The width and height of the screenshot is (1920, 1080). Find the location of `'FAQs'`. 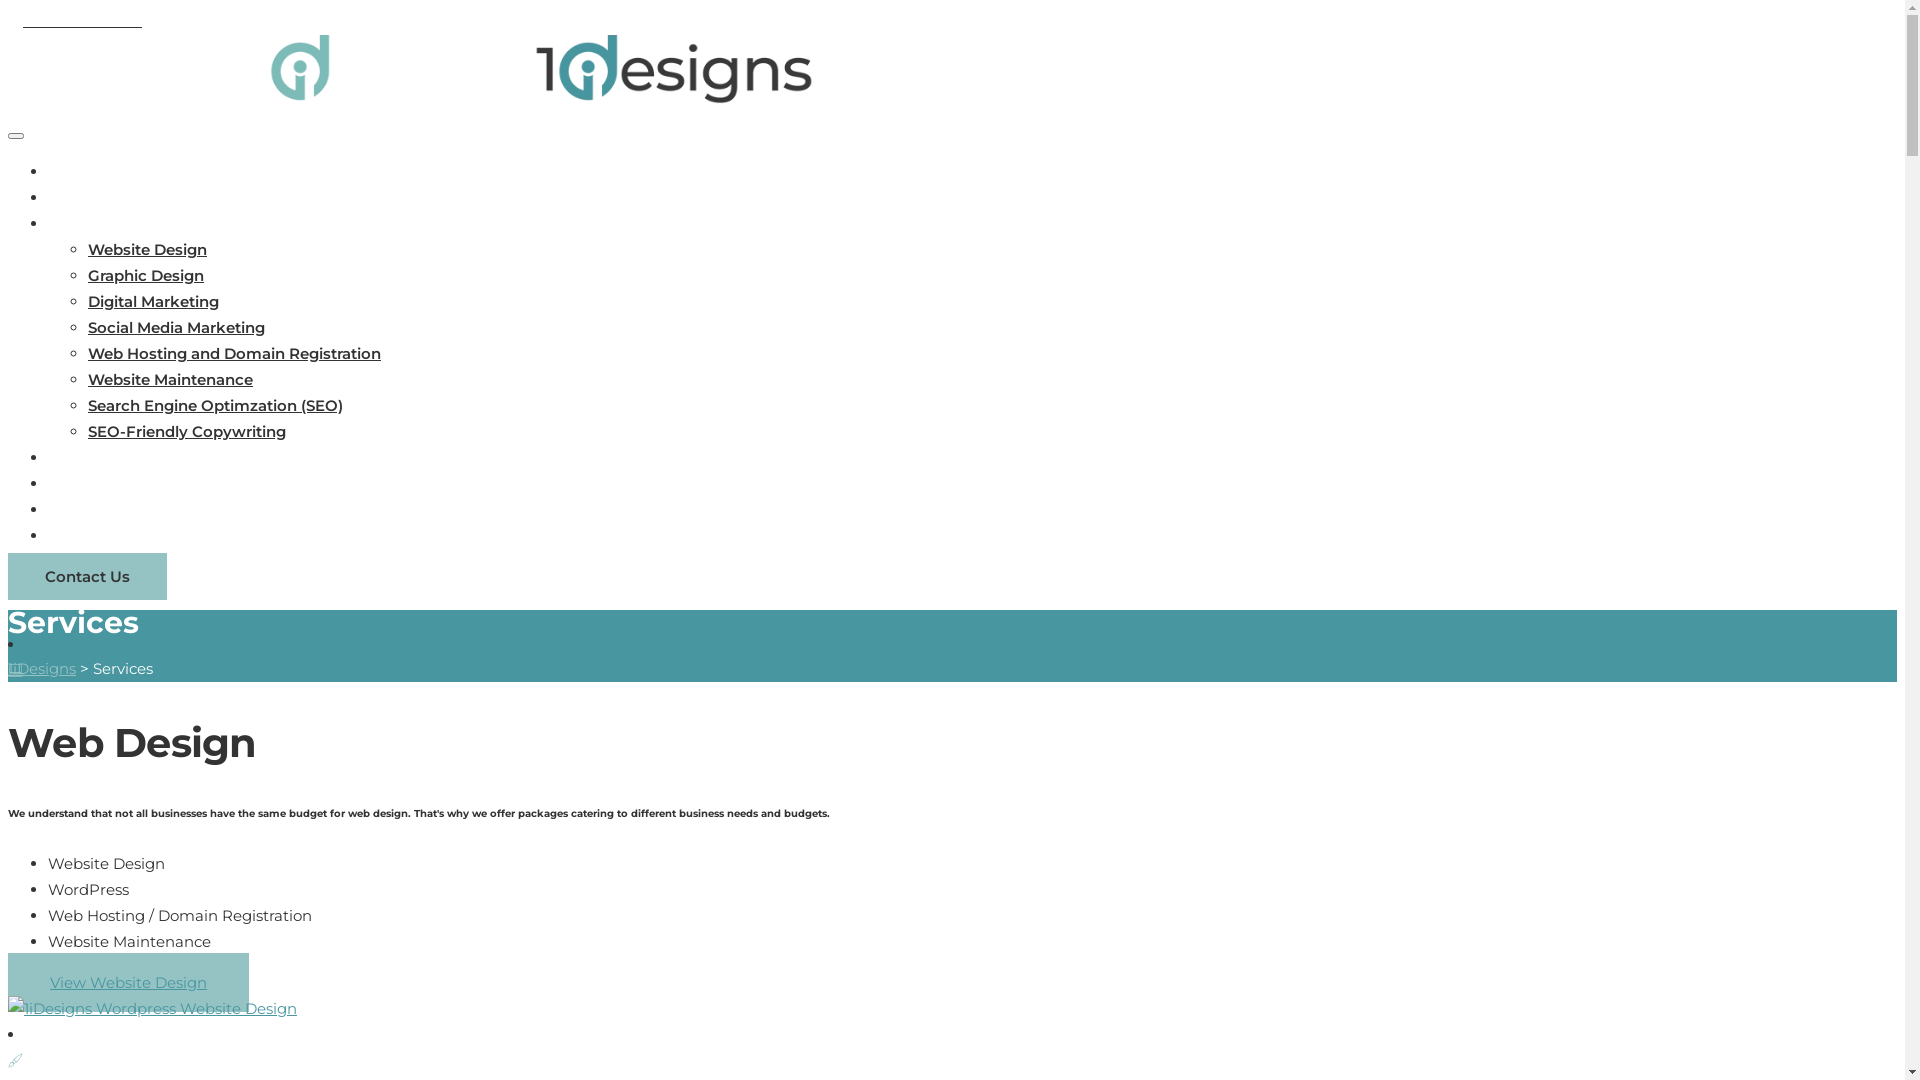

'FAQs' is located at coordinates (68, 483).